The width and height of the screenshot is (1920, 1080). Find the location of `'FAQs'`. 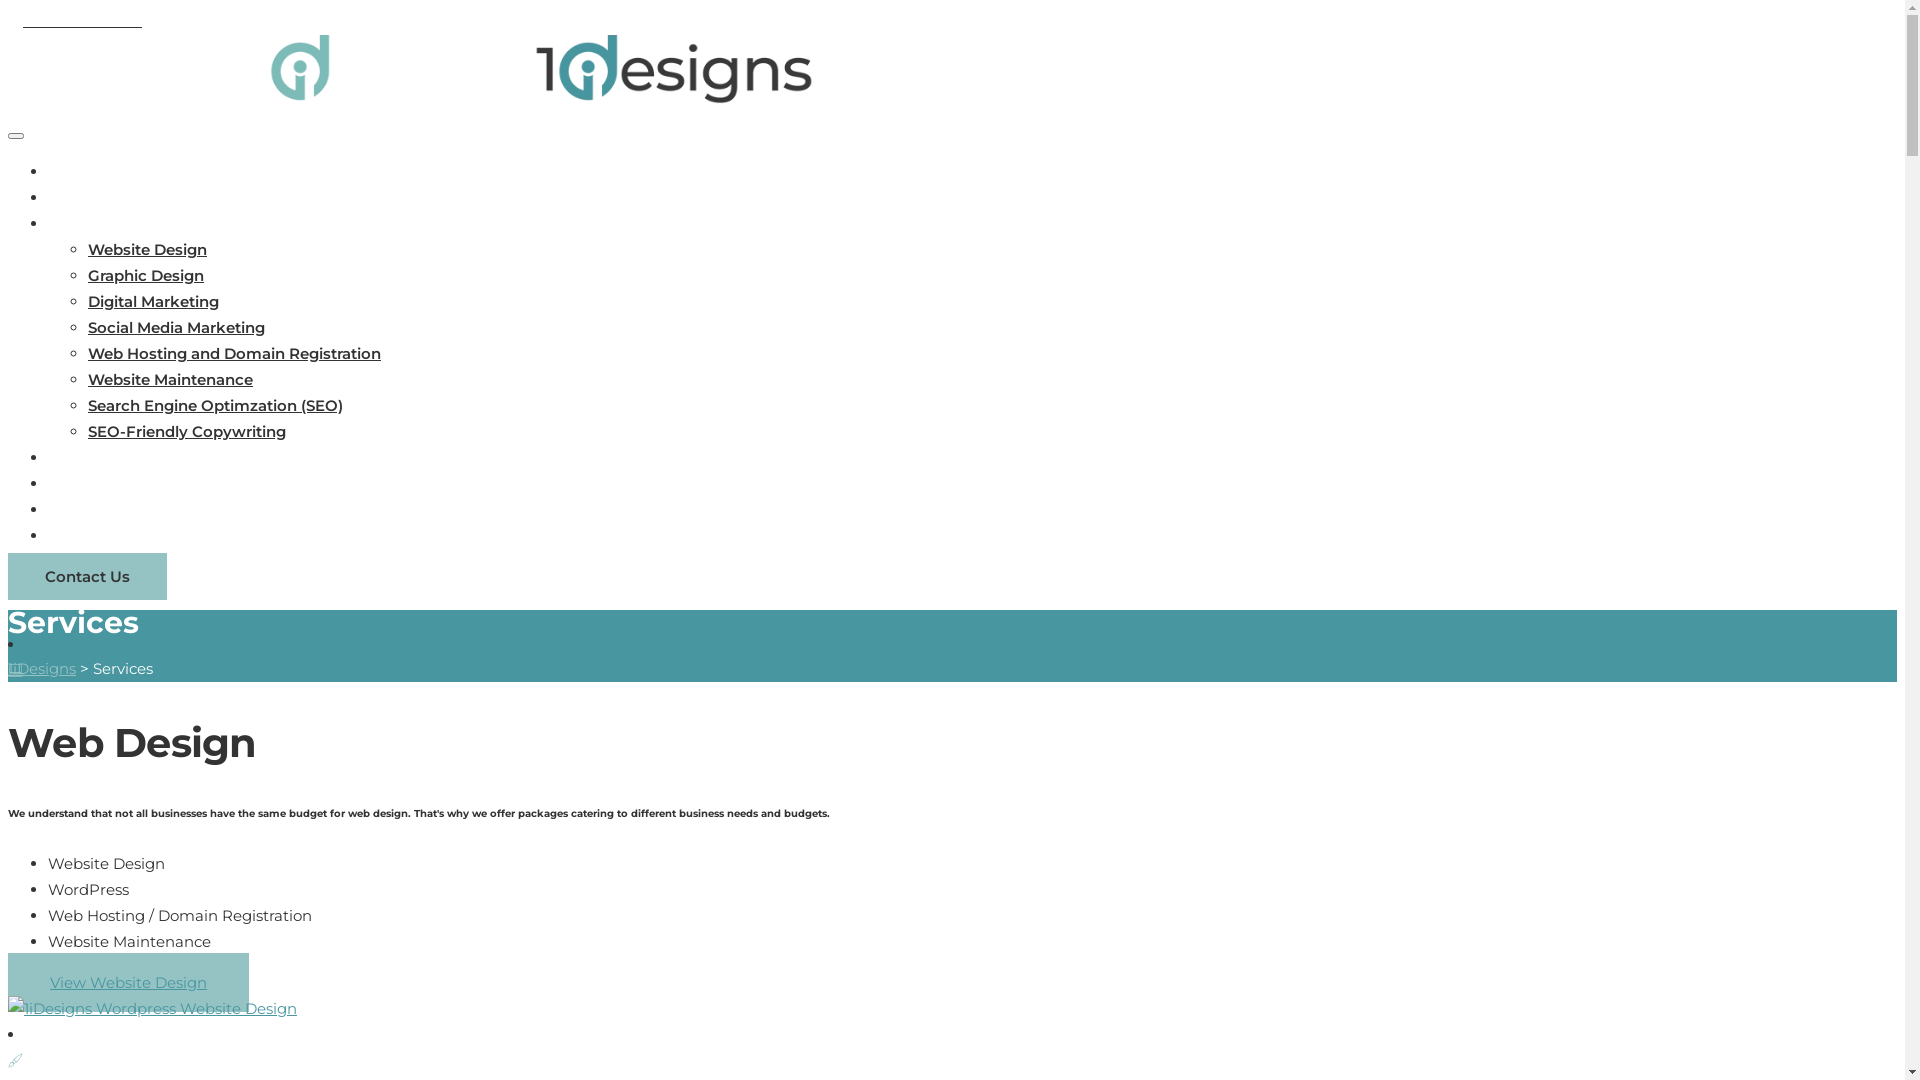

'FAQs' is located at coordinates (68, 483).